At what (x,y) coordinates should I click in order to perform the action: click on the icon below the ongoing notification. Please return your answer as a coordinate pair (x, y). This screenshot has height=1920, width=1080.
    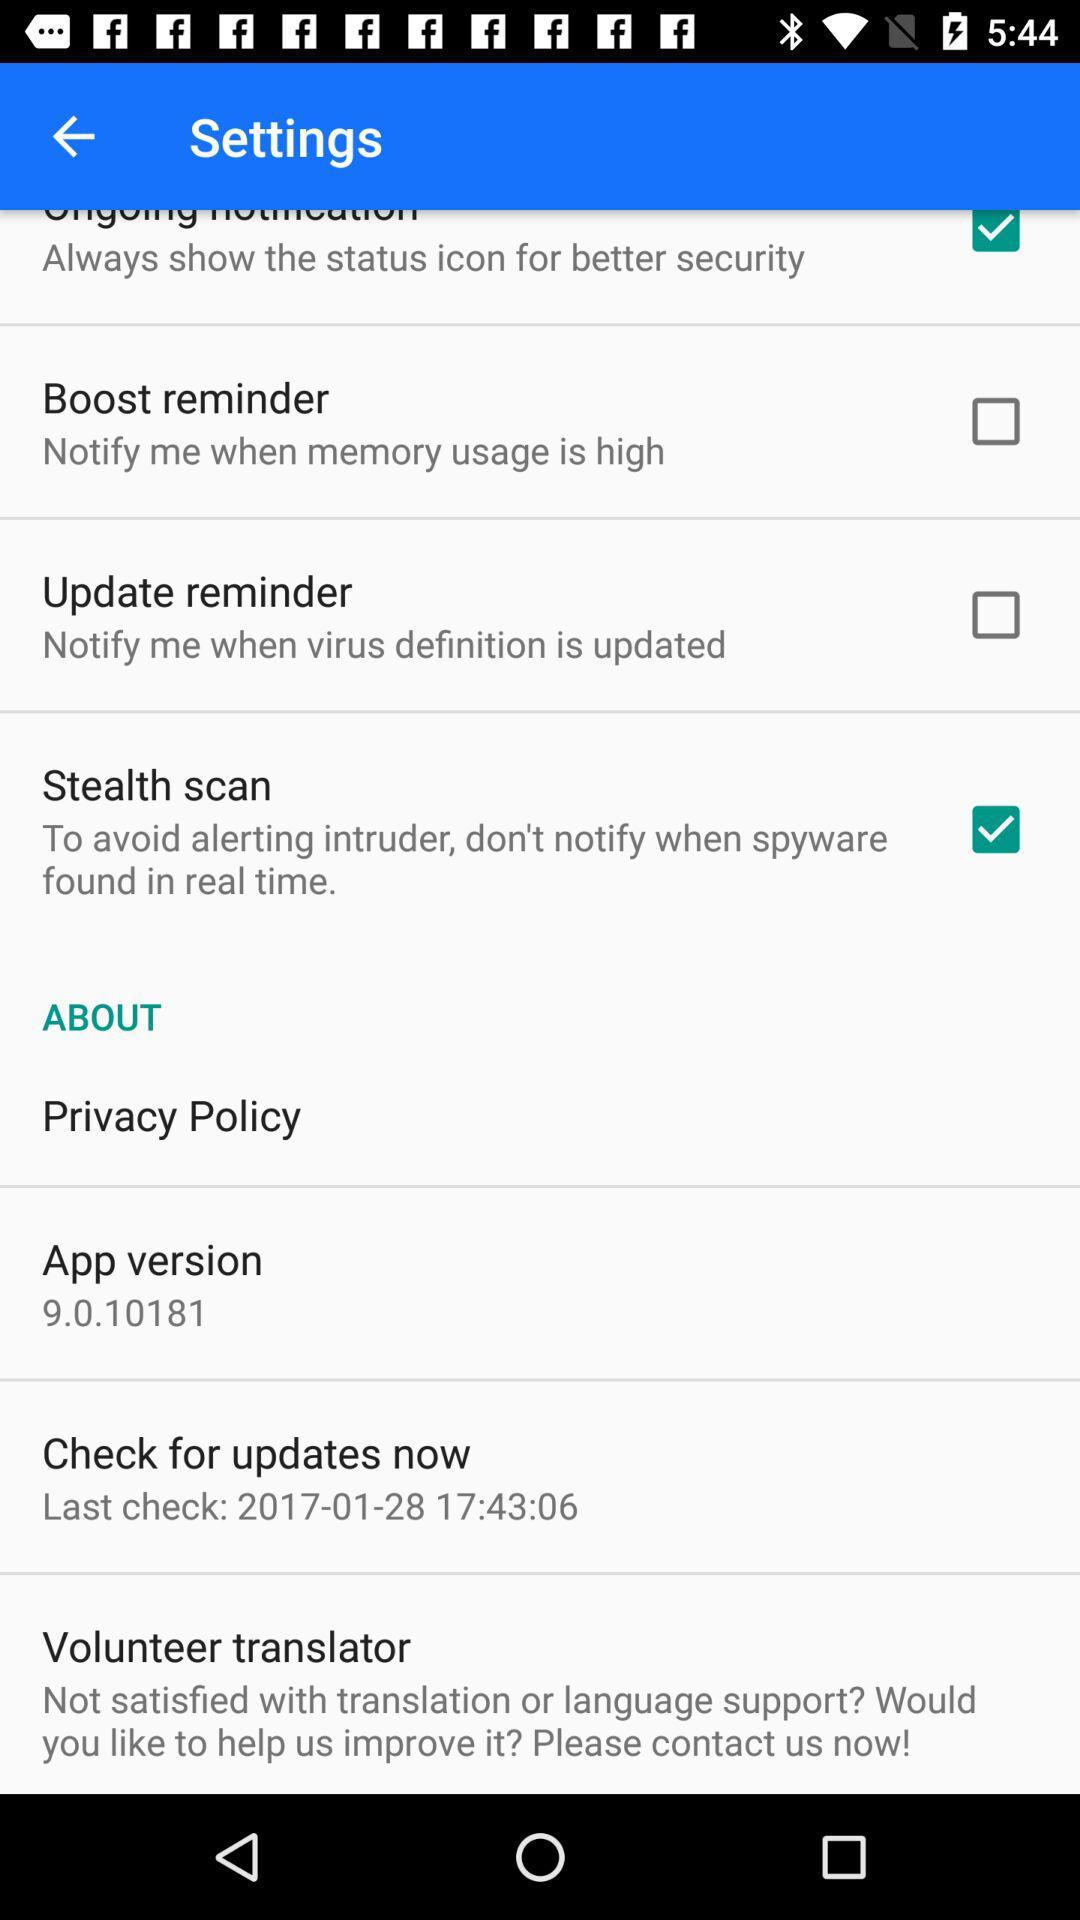
    Looking at the image, I should click on (422, 255).